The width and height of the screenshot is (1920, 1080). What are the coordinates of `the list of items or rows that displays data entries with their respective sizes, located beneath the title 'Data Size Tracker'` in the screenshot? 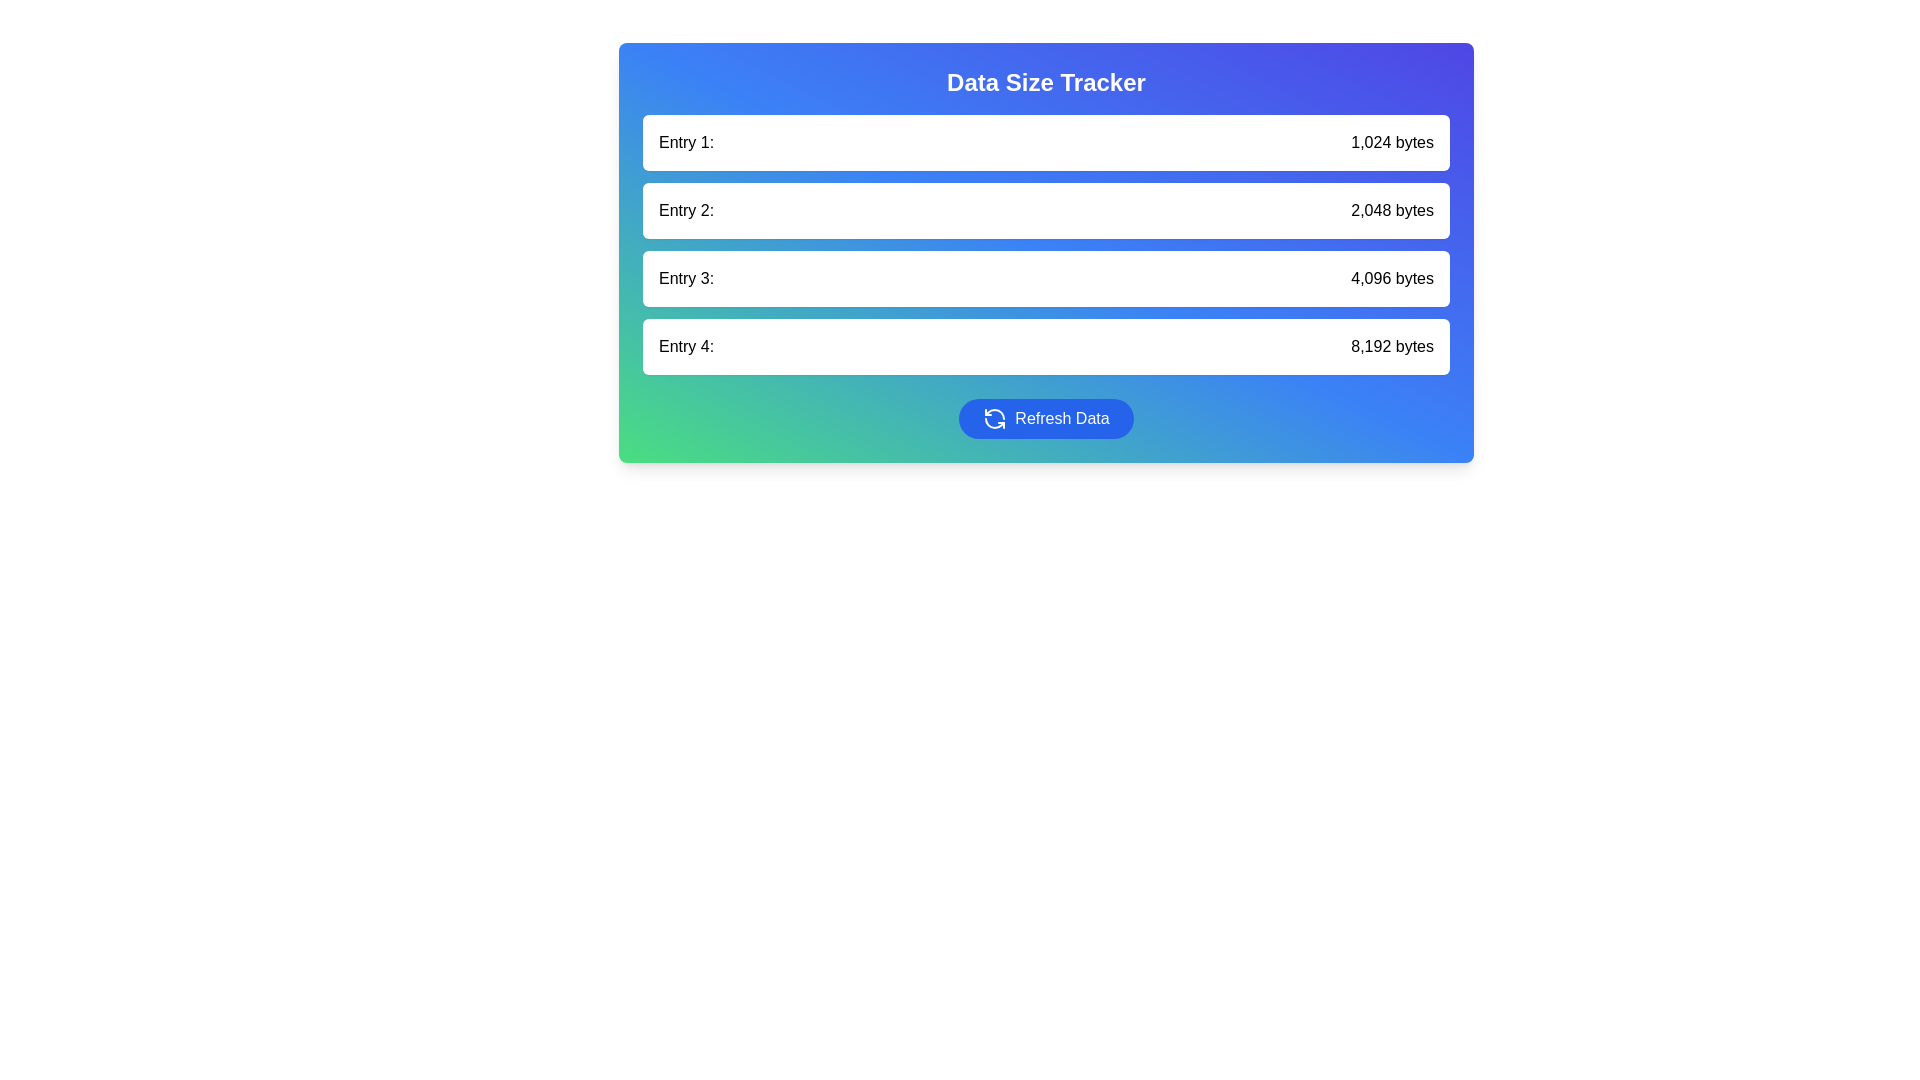 It's located at (1045, 244).